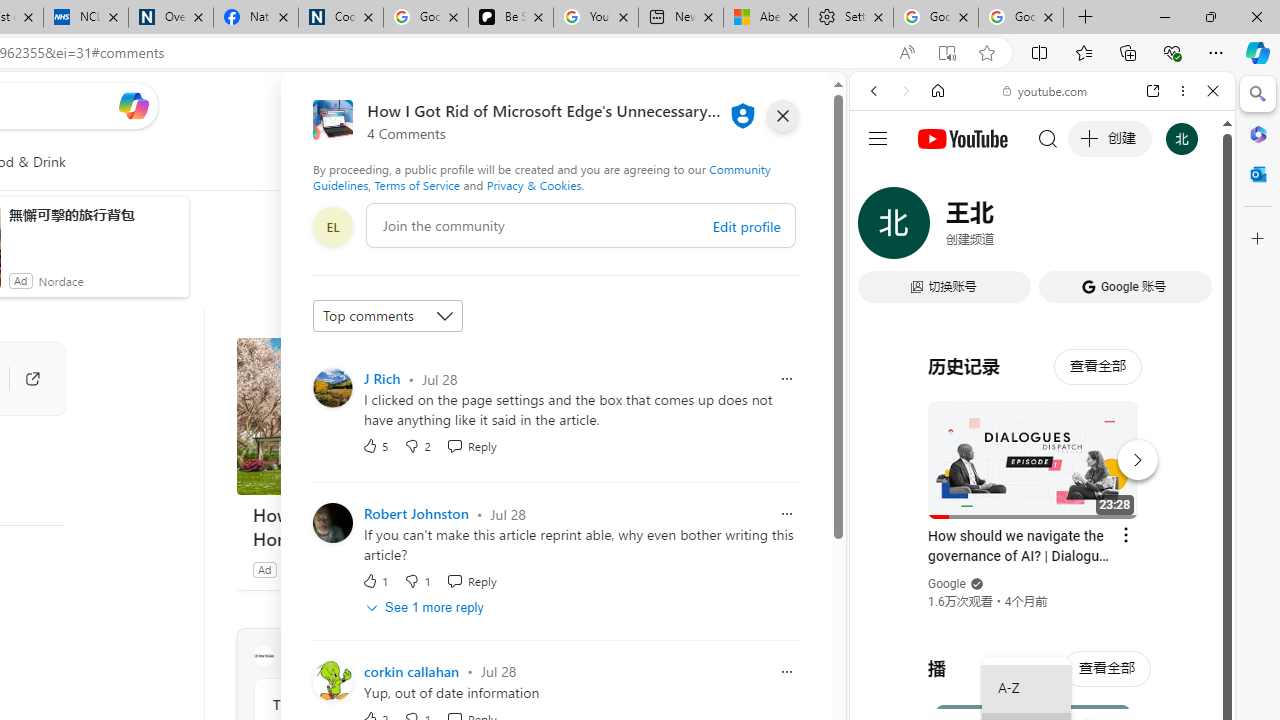 The width and height of the screenshot is (1280, 720). What do you see at coordinates (1051, 137) in the screenshot?
I see `'Search the web'` at bounding box center [1051, 137].